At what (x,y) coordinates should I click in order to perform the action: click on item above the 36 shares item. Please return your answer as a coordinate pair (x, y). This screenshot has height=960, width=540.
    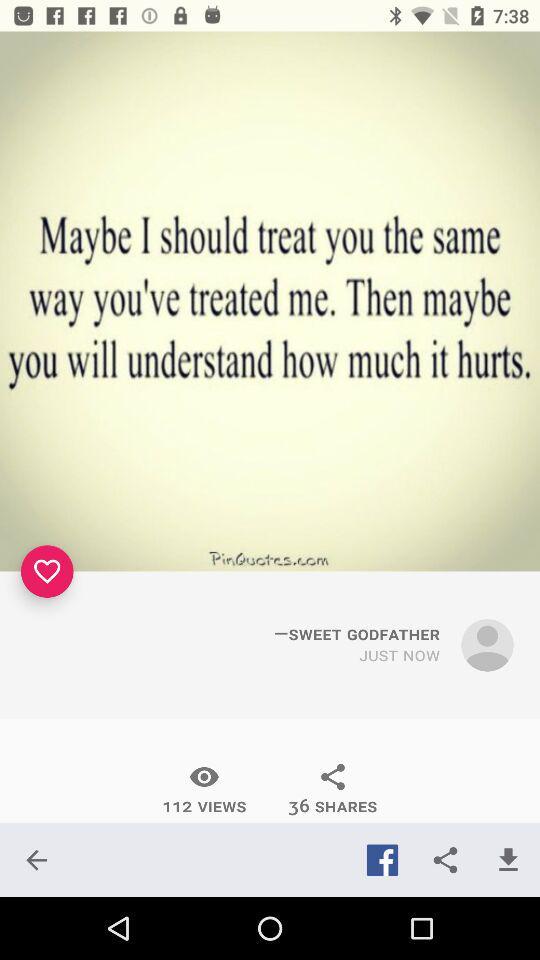
    Looking at the image, I should click on (399, 654).